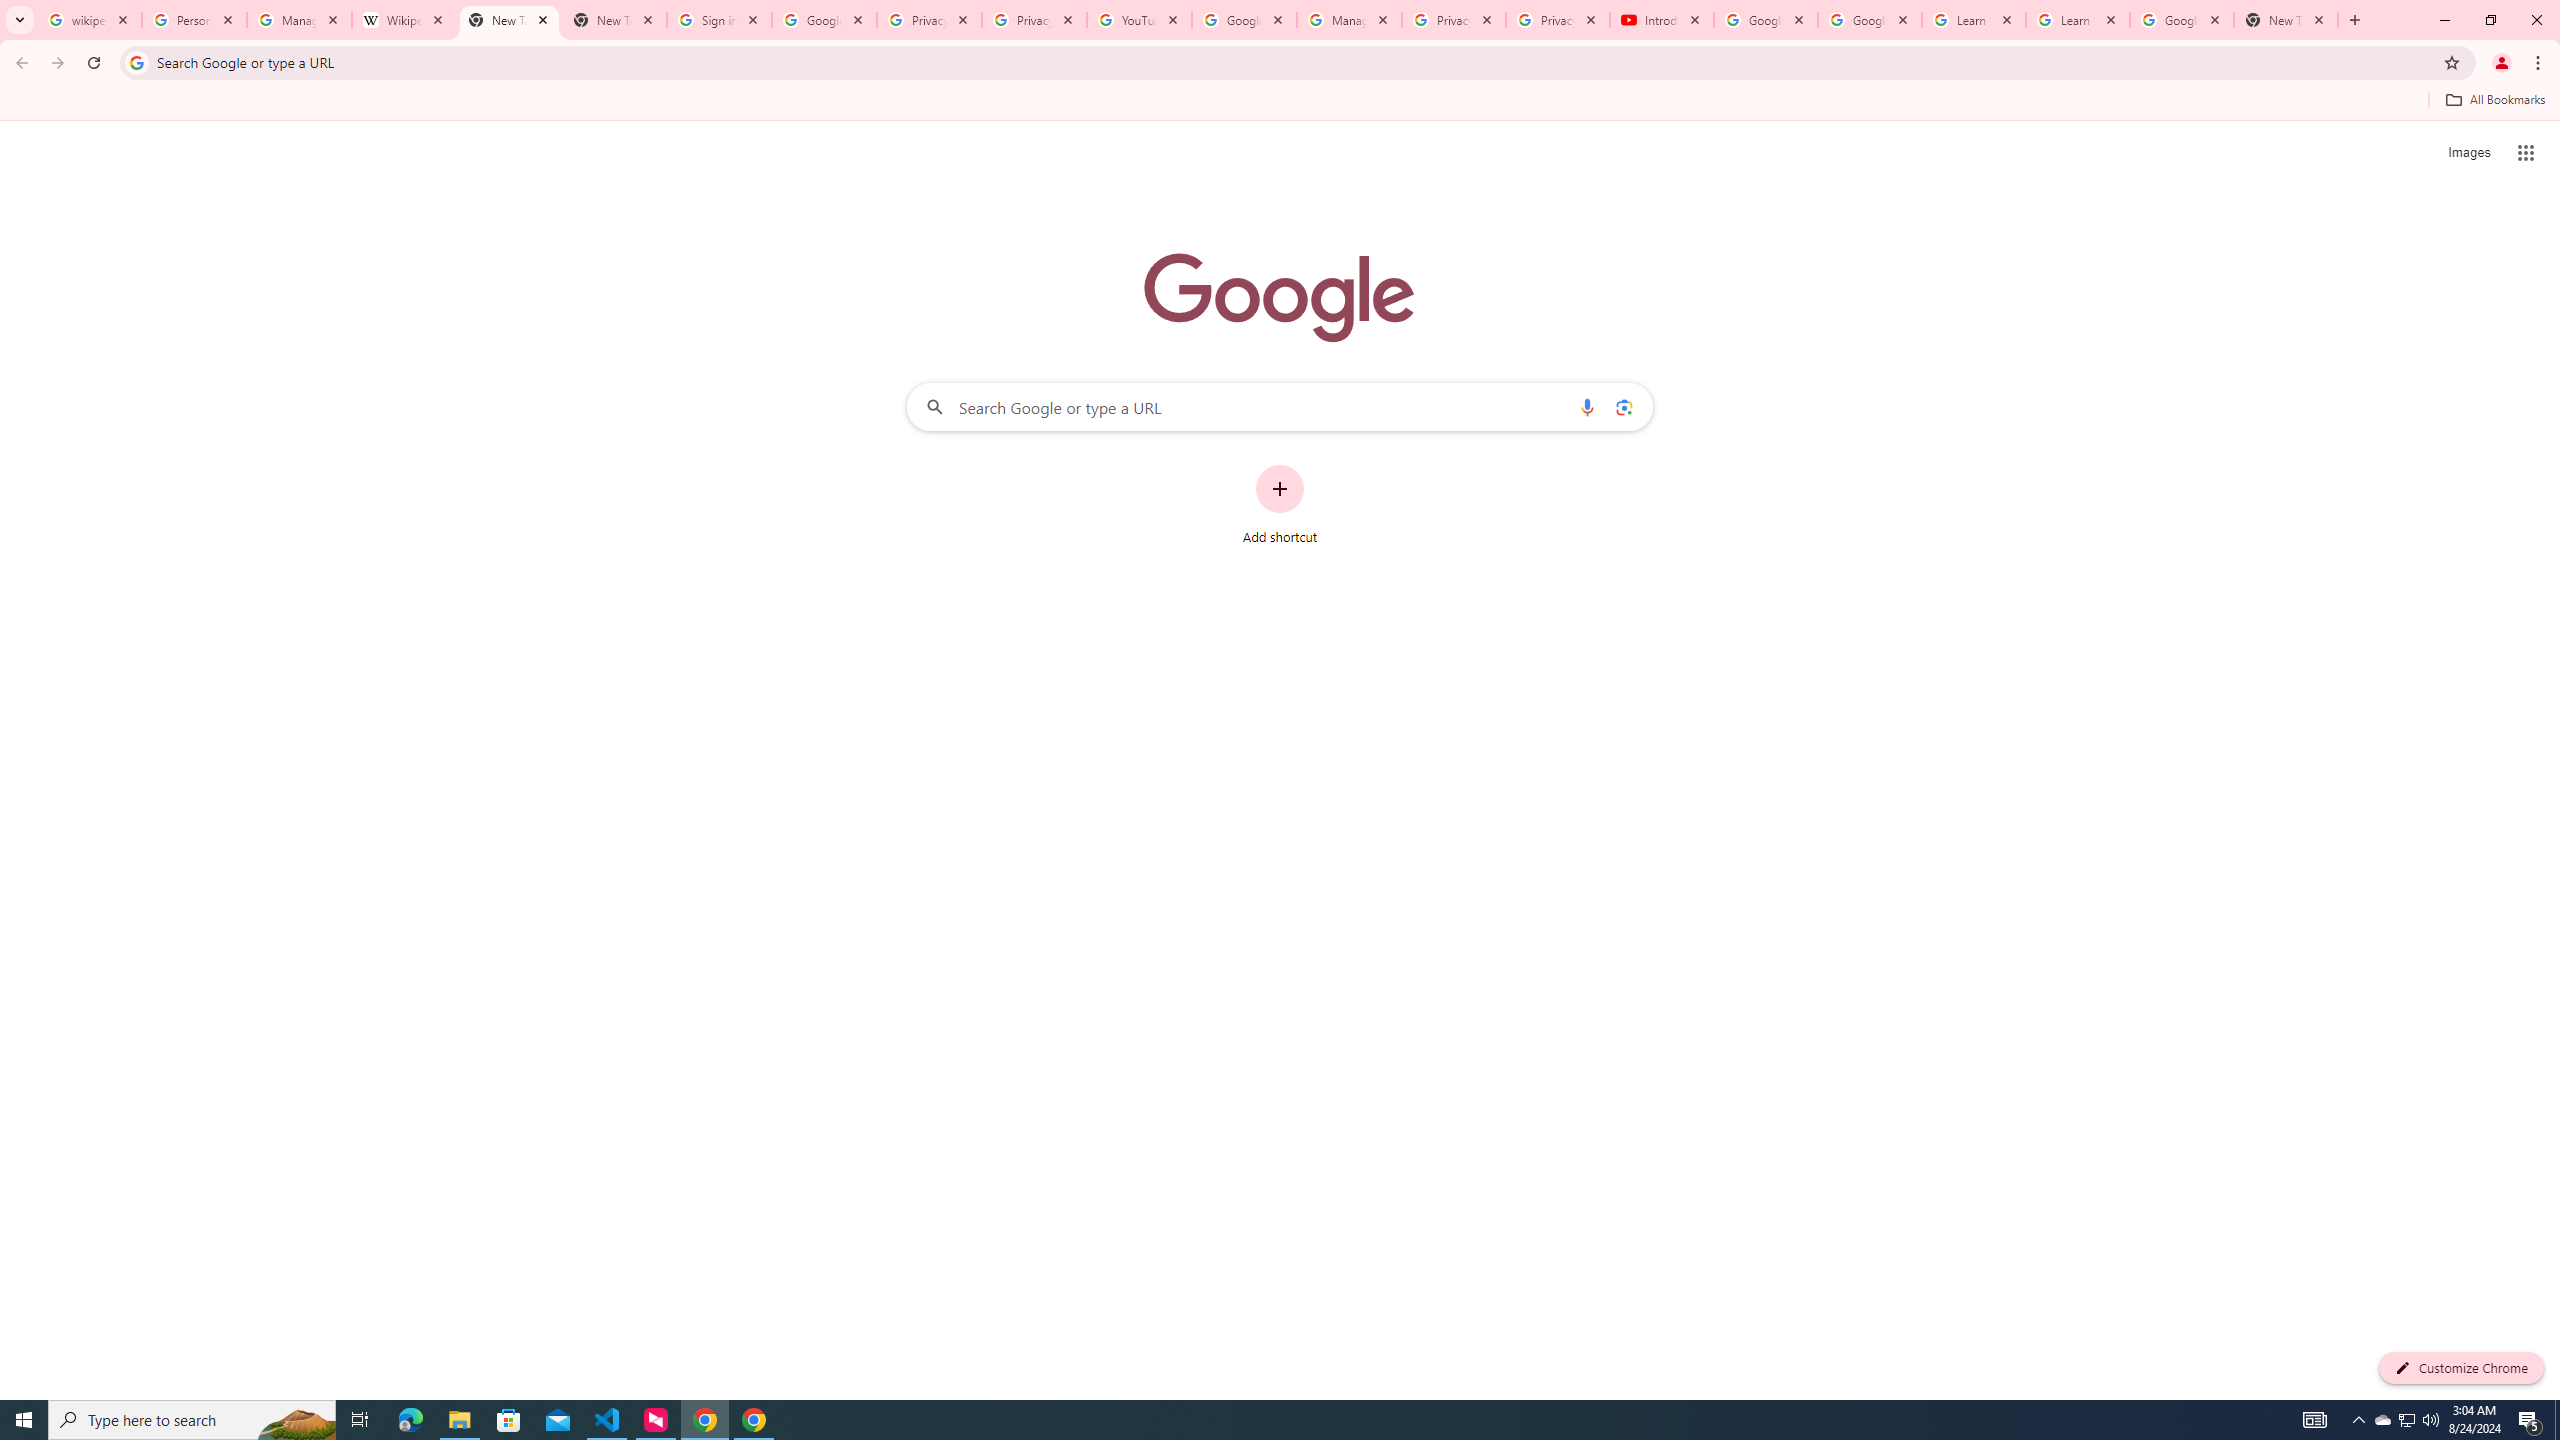 The height and width of the screenshot is (1440, 2560). What do you see at coordinates (1660, 19) in the screenshot?
I see `'Introduction | Google Privacy Policy - YouTube'` at bounding box center [1660, 19].